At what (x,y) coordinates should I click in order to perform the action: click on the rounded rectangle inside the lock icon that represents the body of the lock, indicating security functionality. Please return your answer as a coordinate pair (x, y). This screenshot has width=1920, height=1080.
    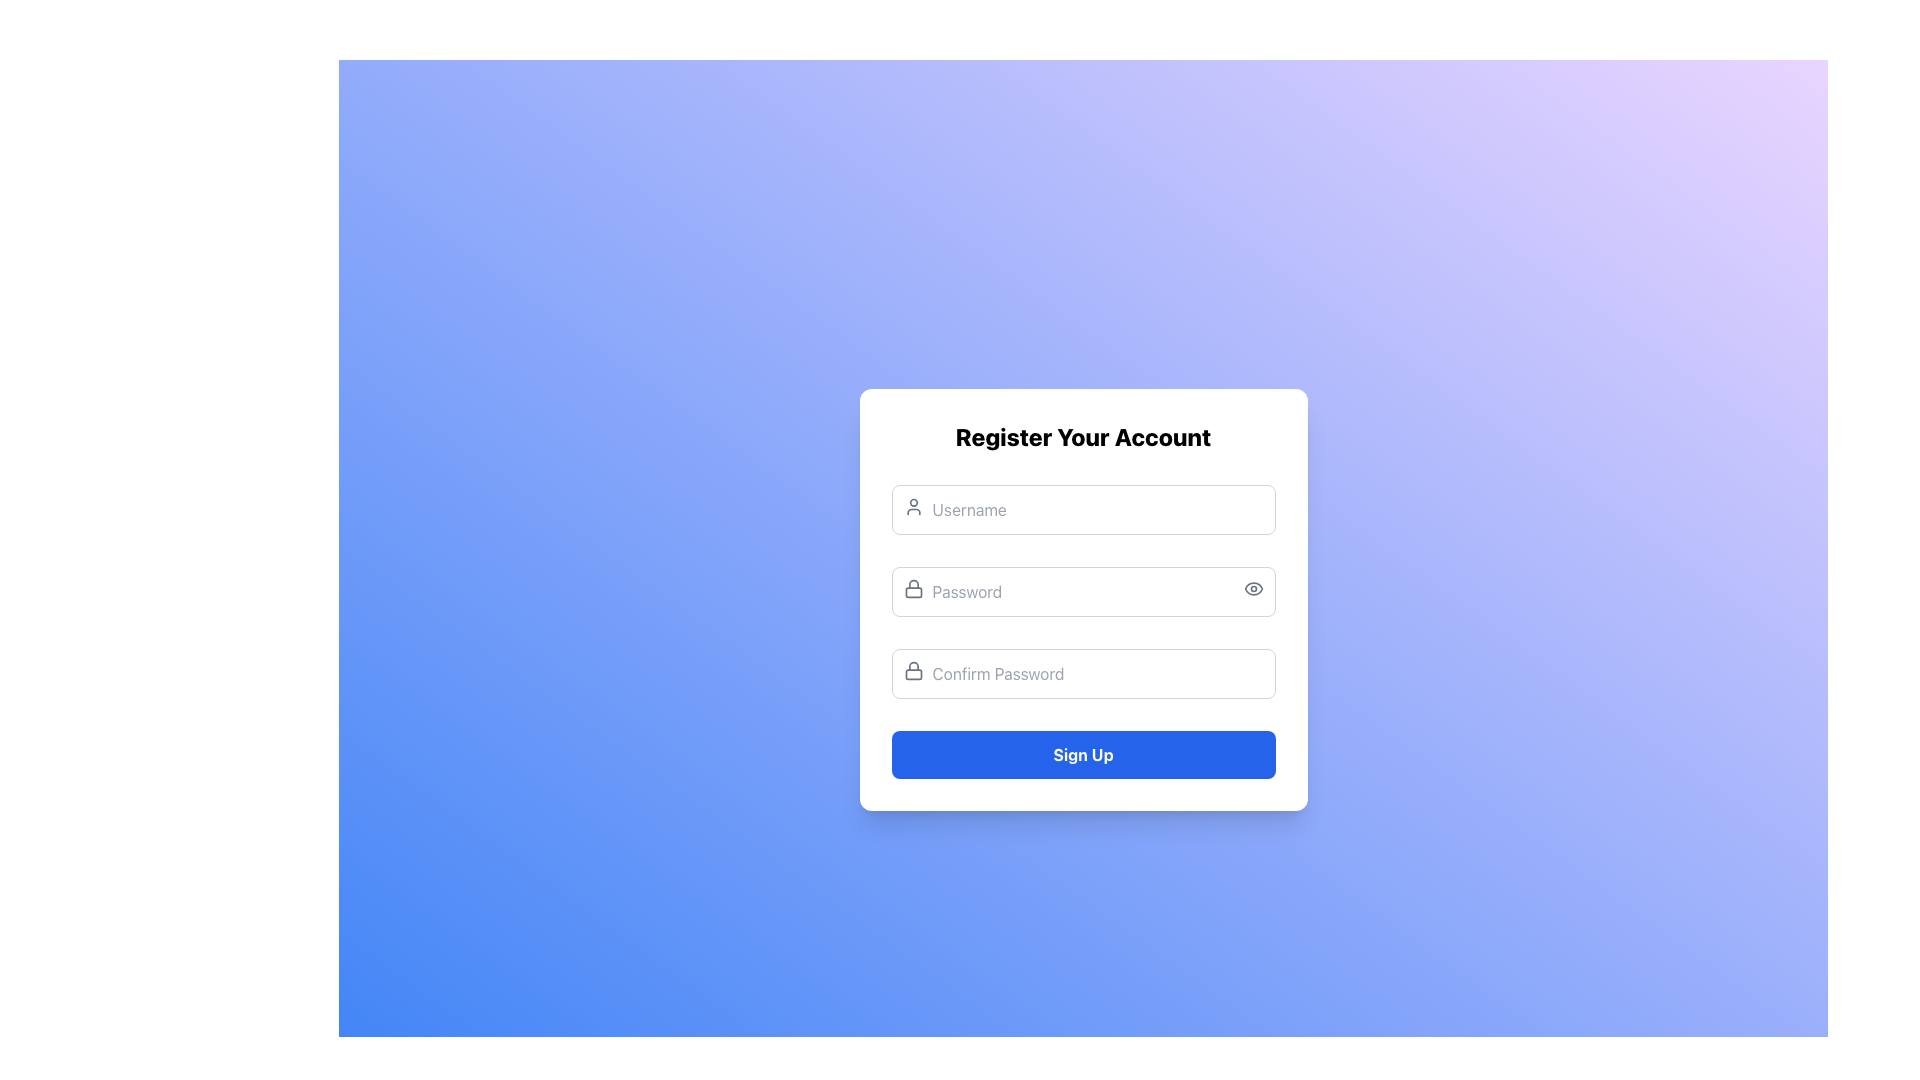
    Looking at the image, I should click on (912, 591).